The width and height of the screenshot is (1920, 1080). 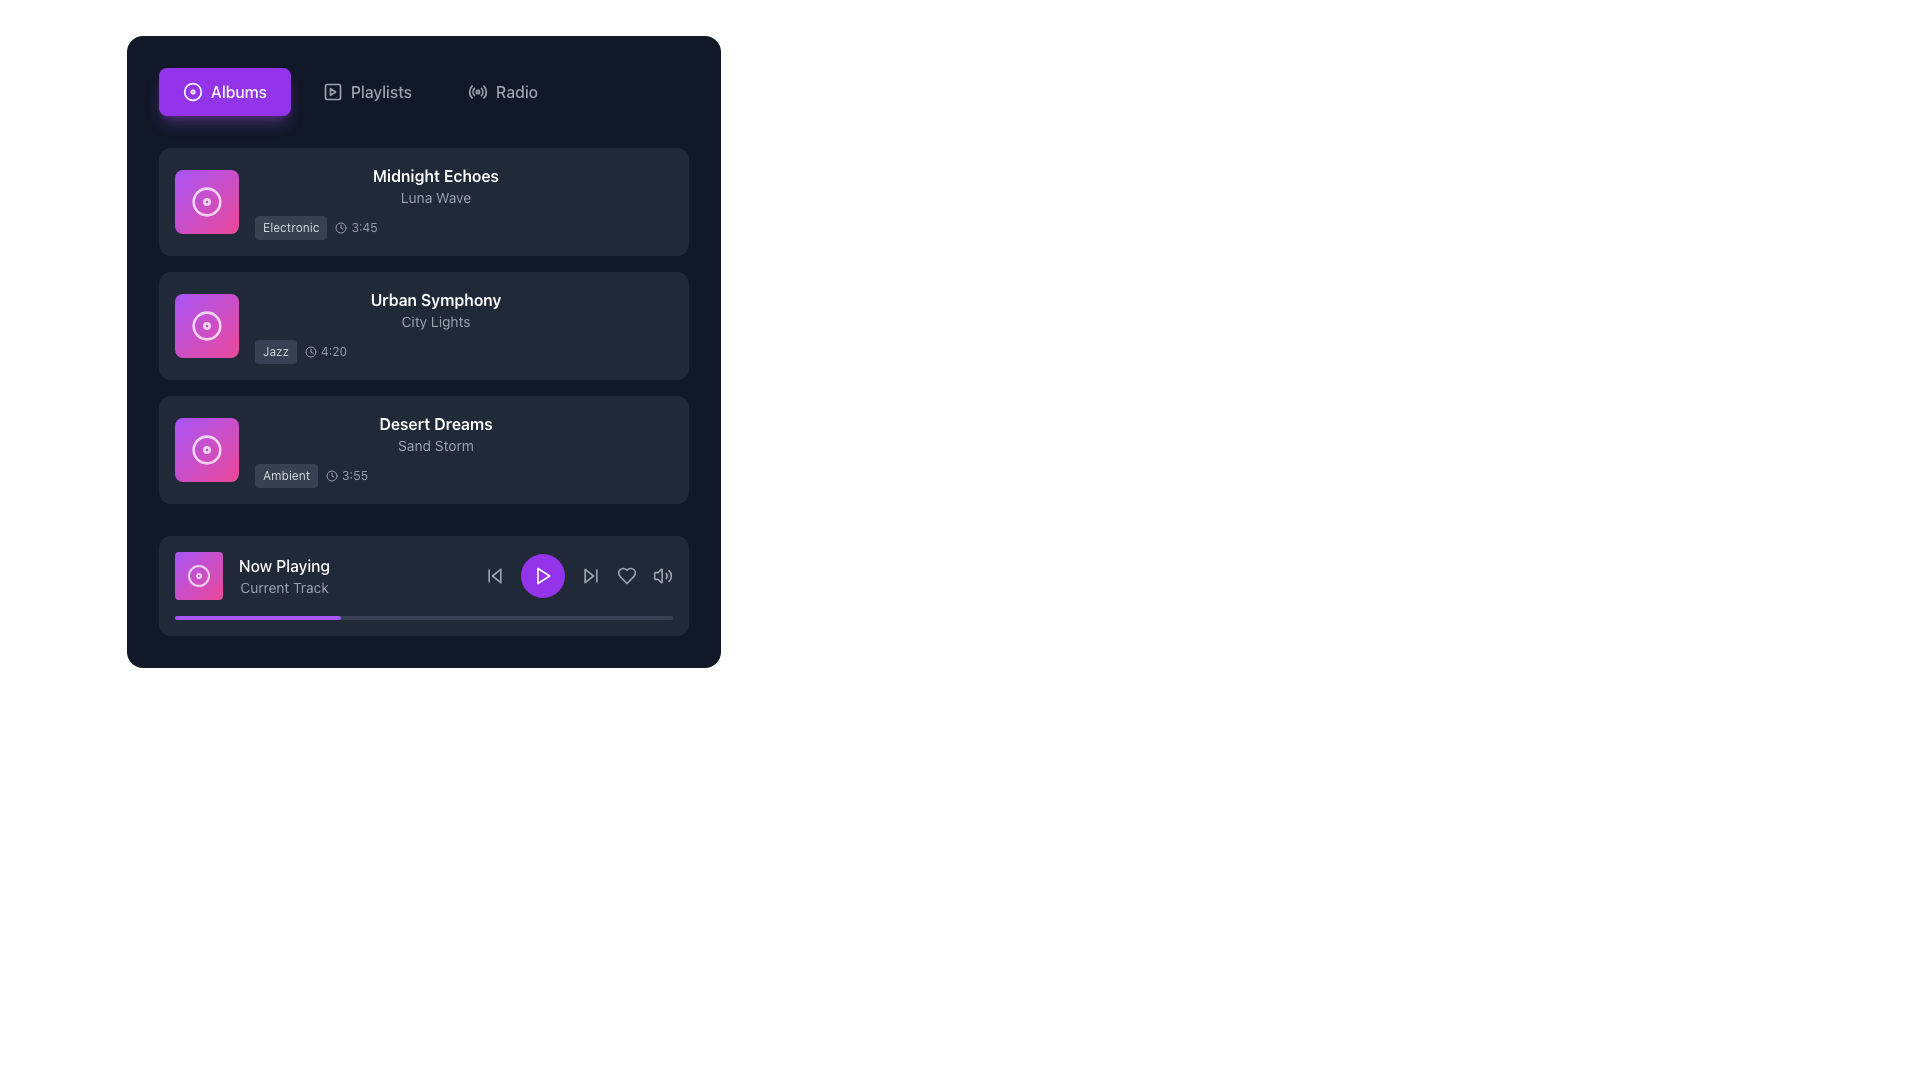 I want to click on the disc icon representing the 'Urban Symphony - City Lights' album, which is part of the second row in the list of album items, so click(x=206, y=325).